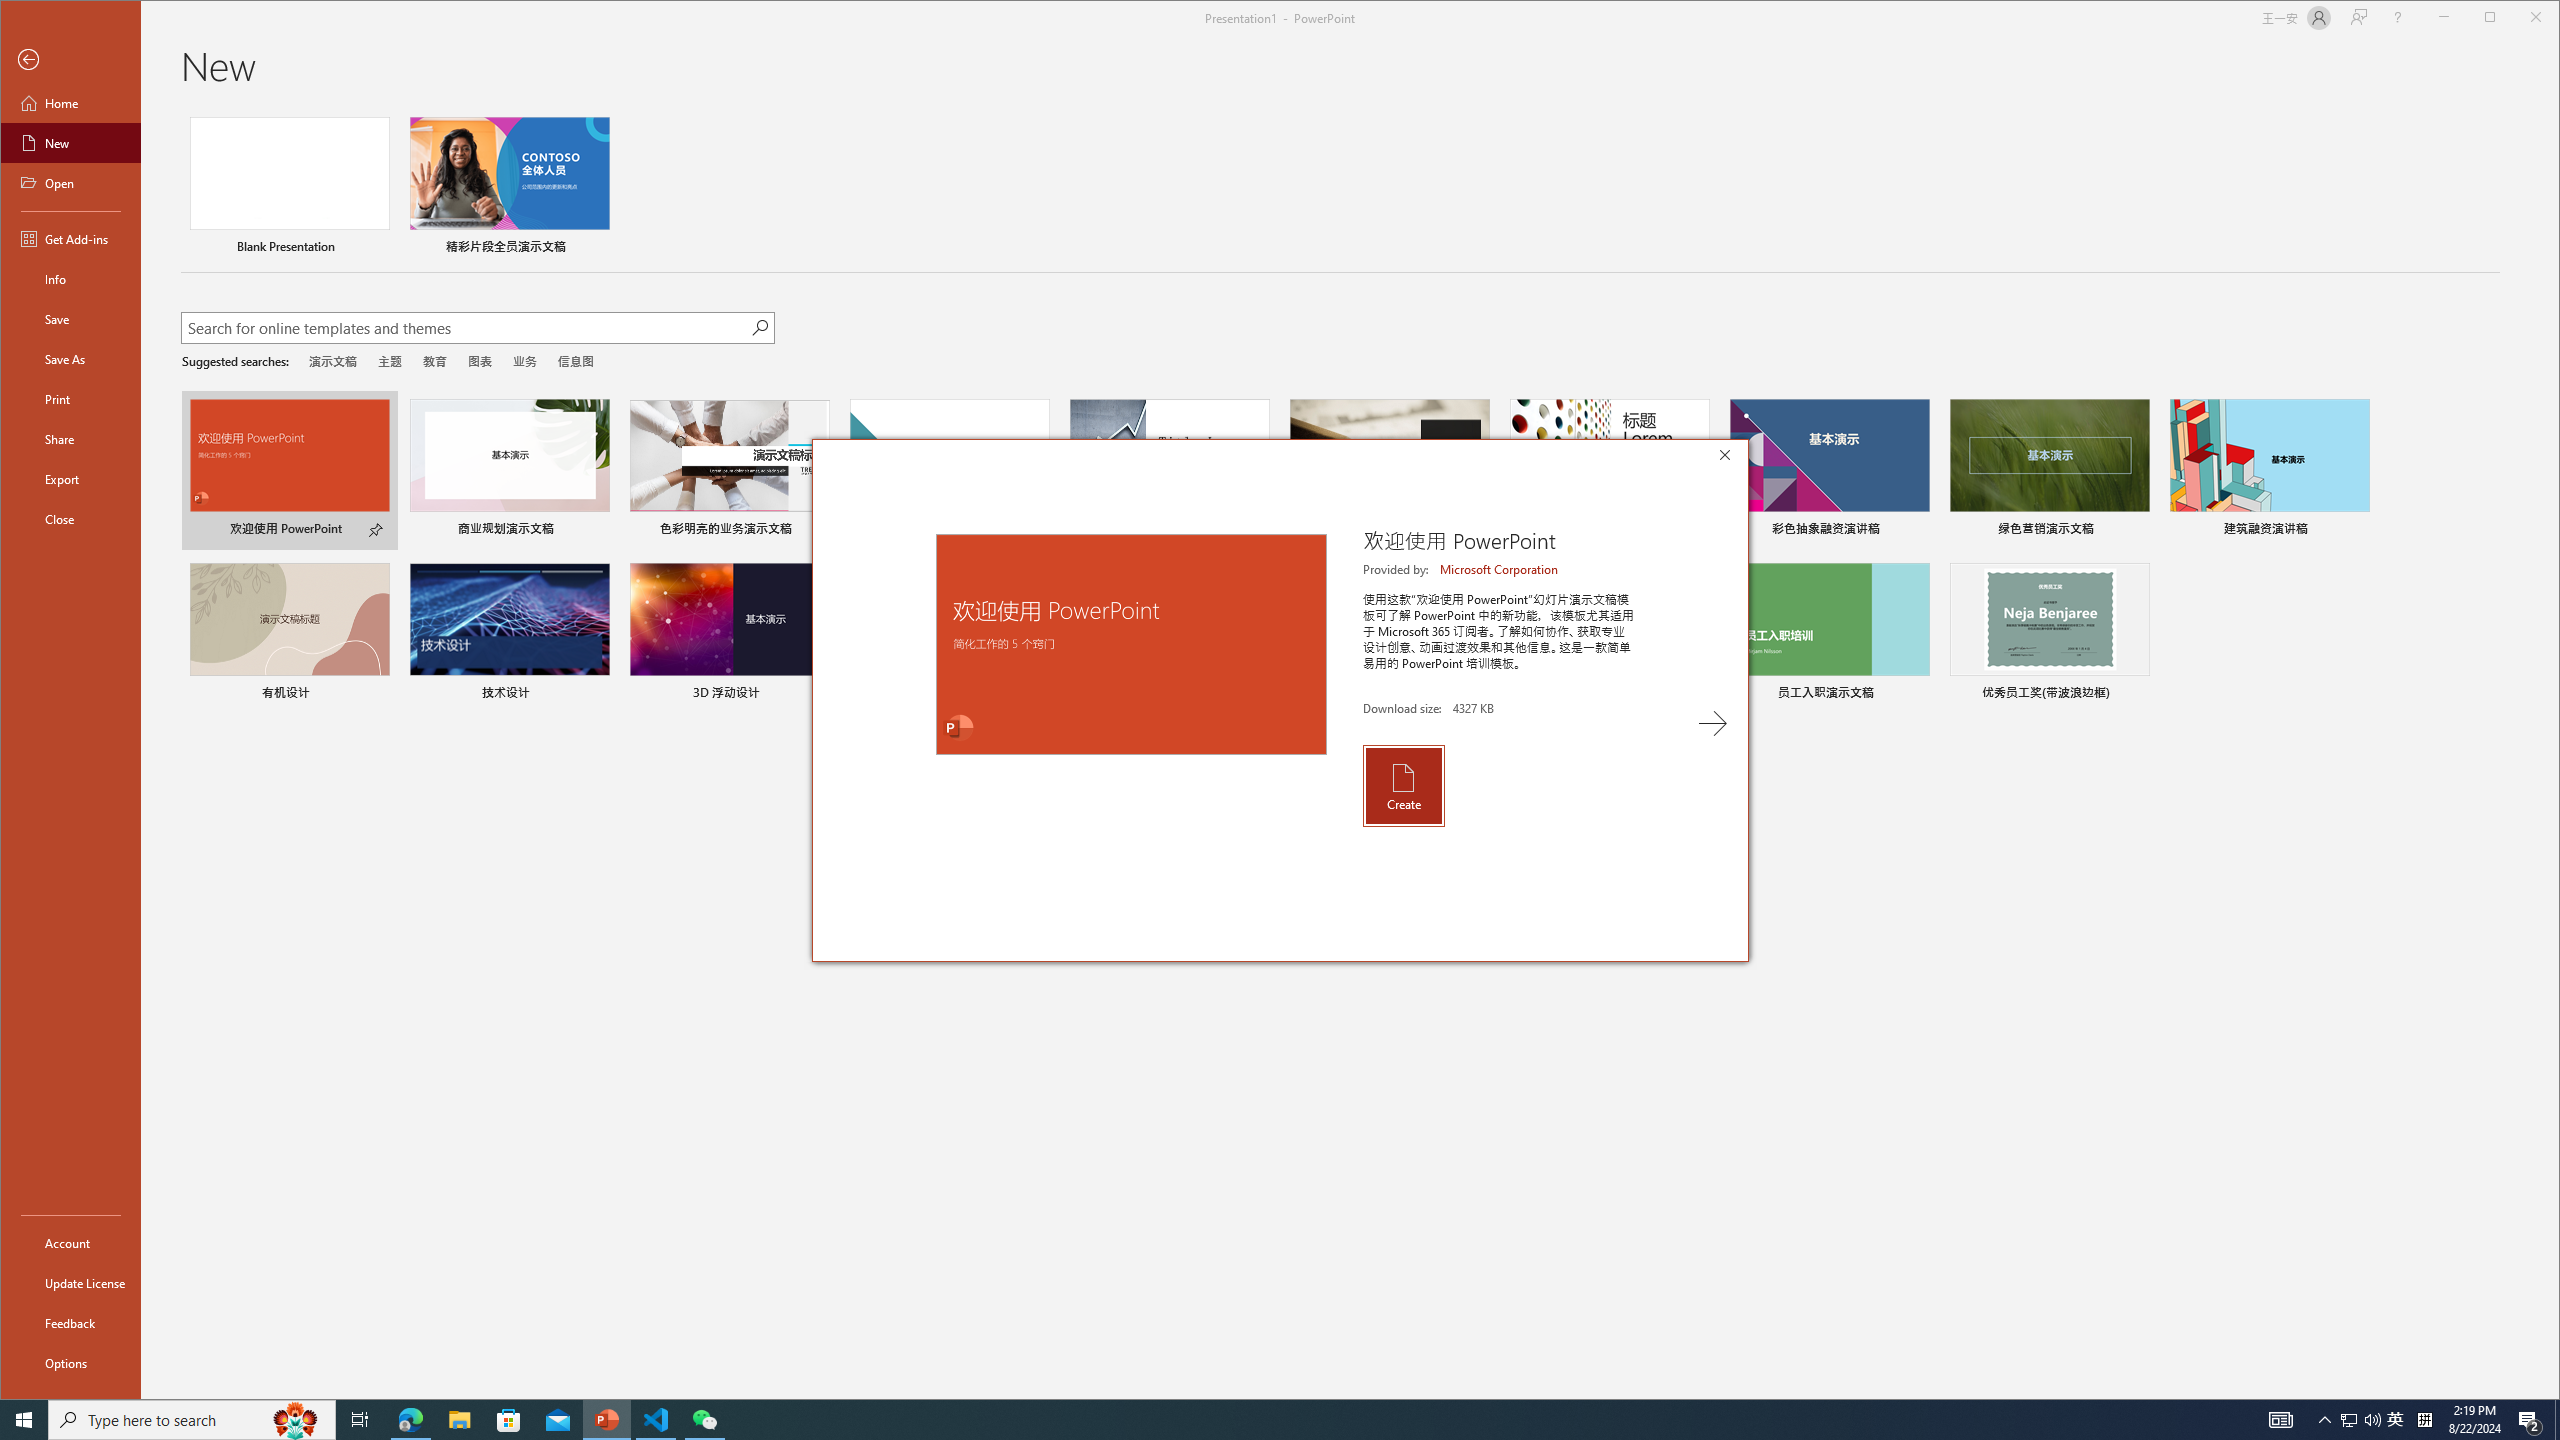  I want to click on 'Class: NetUIScrollBar', so click(2551, 752).